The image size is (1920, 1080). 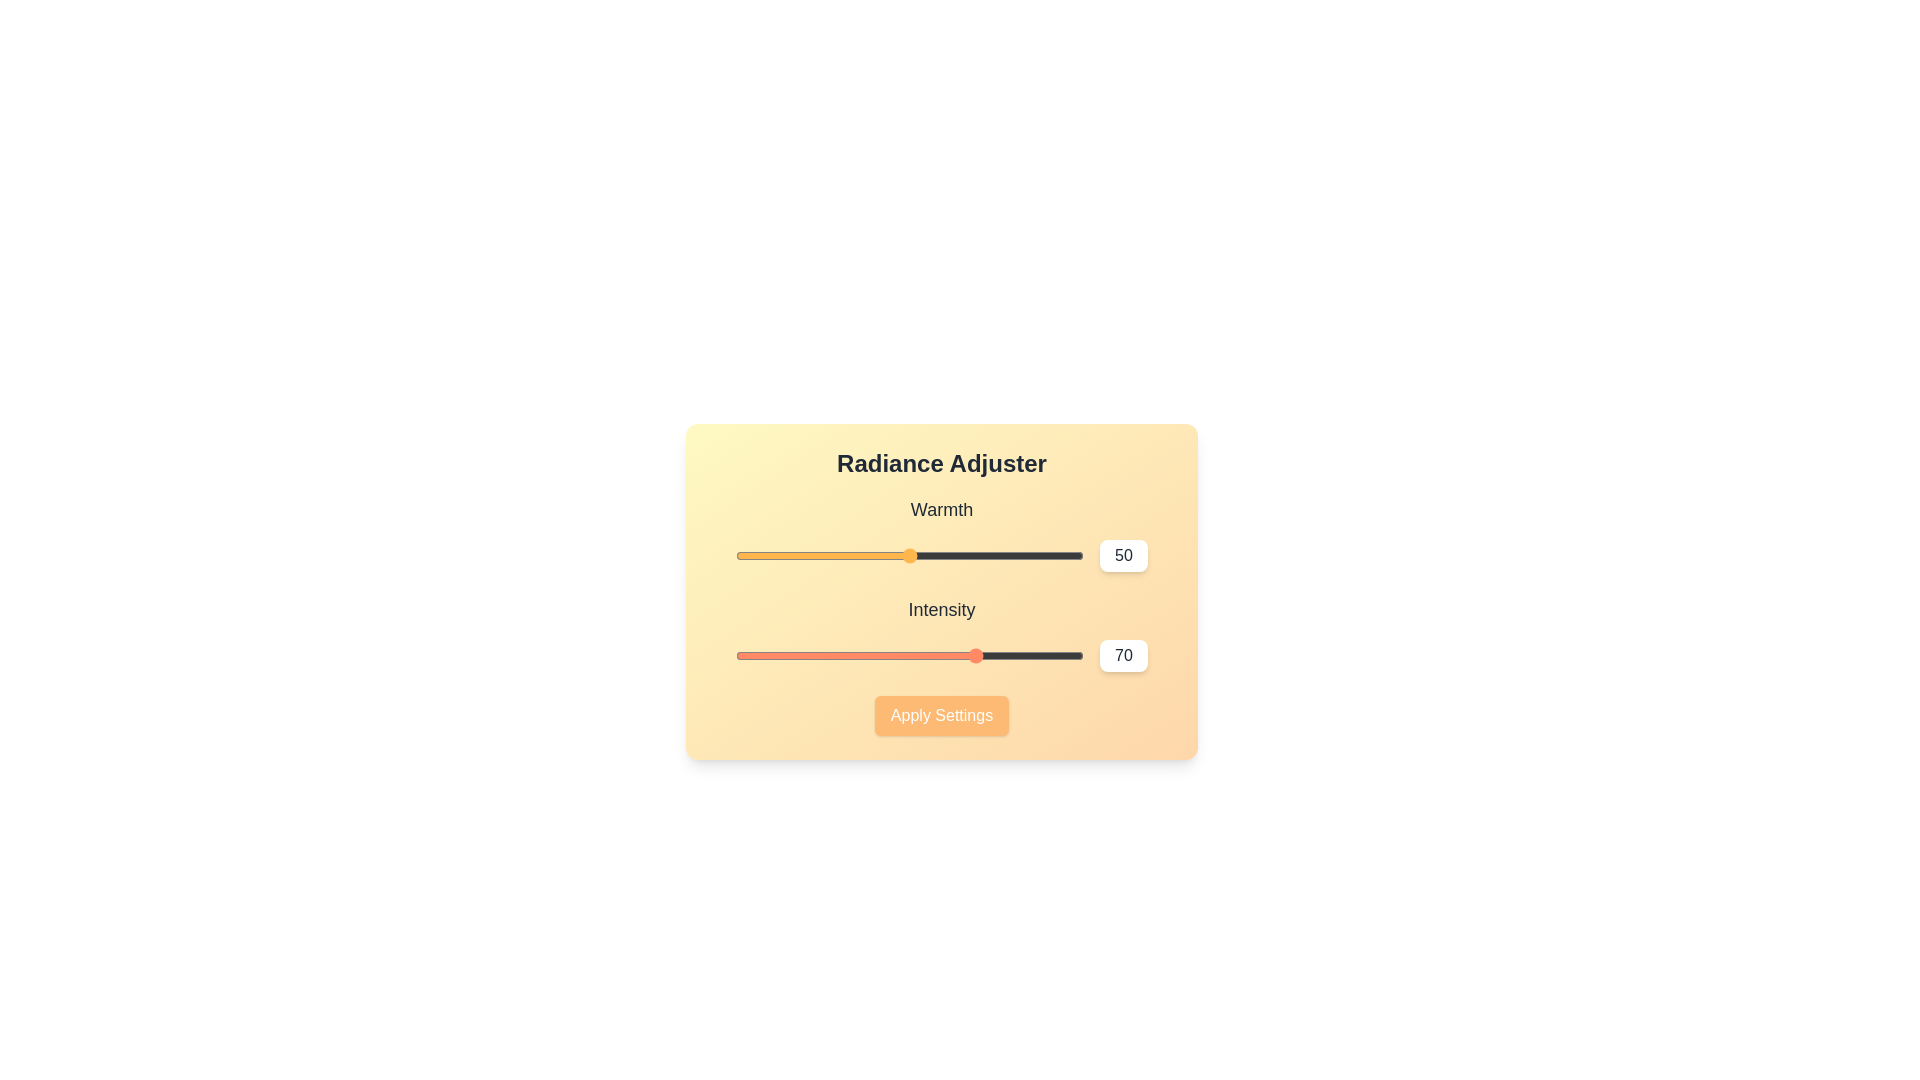 What do you see at coordinates (769, 555) in the screenshot?
I see `the 'Warmth' slider to 10` at bounding box center [769, 555].